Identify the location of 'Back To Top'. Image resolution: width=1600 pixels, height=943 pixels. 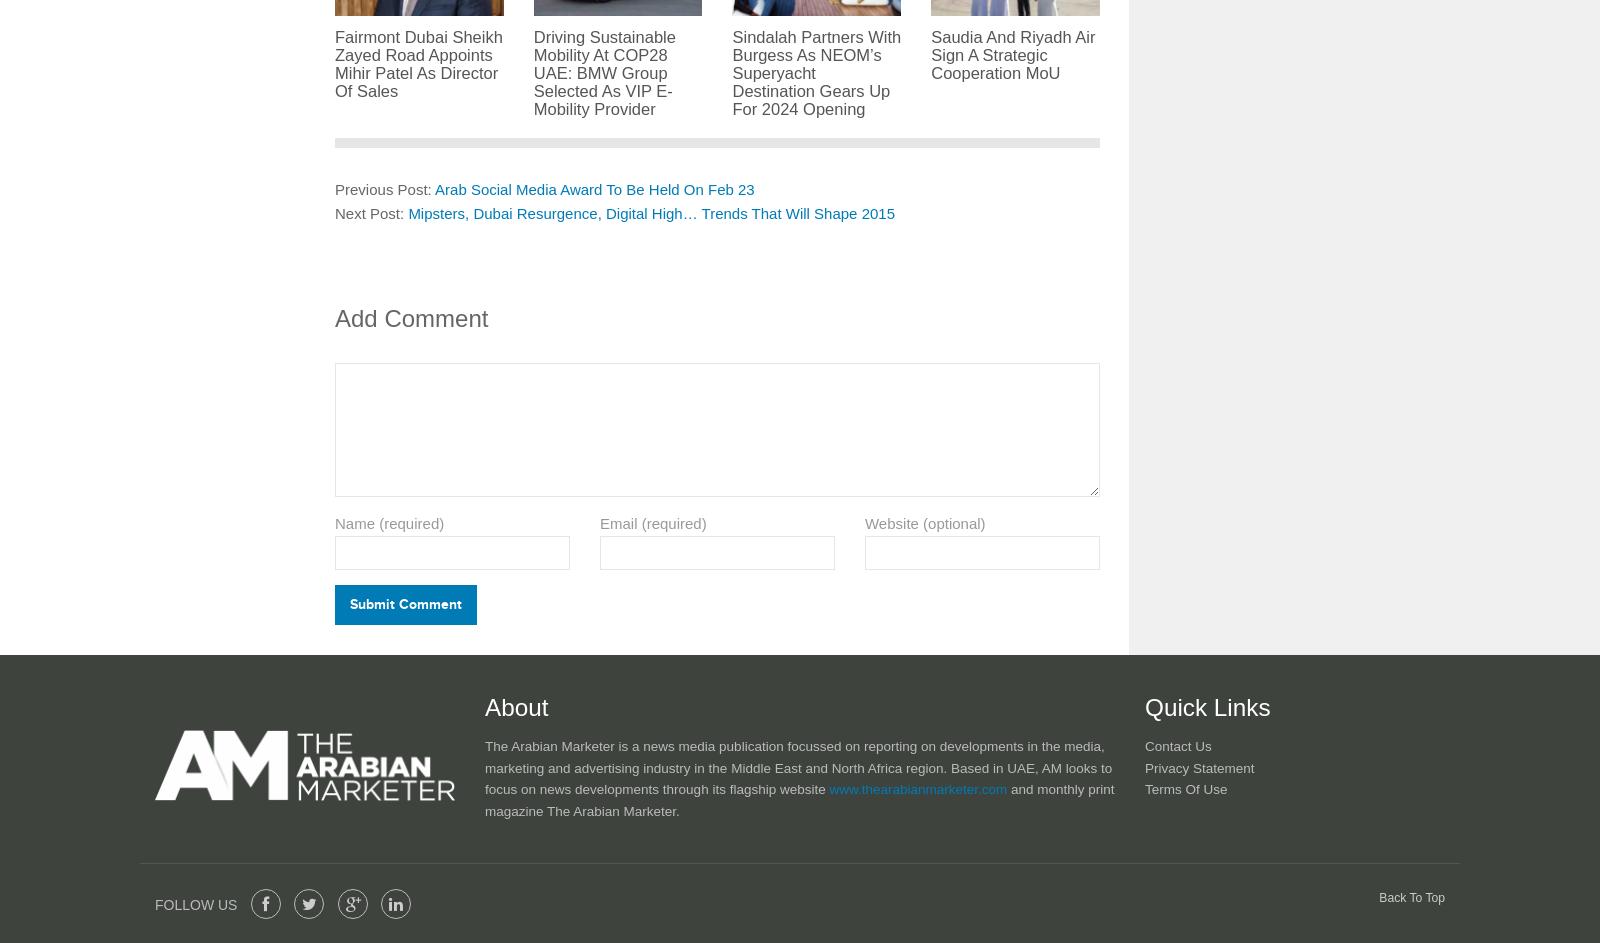
(1412, 895).